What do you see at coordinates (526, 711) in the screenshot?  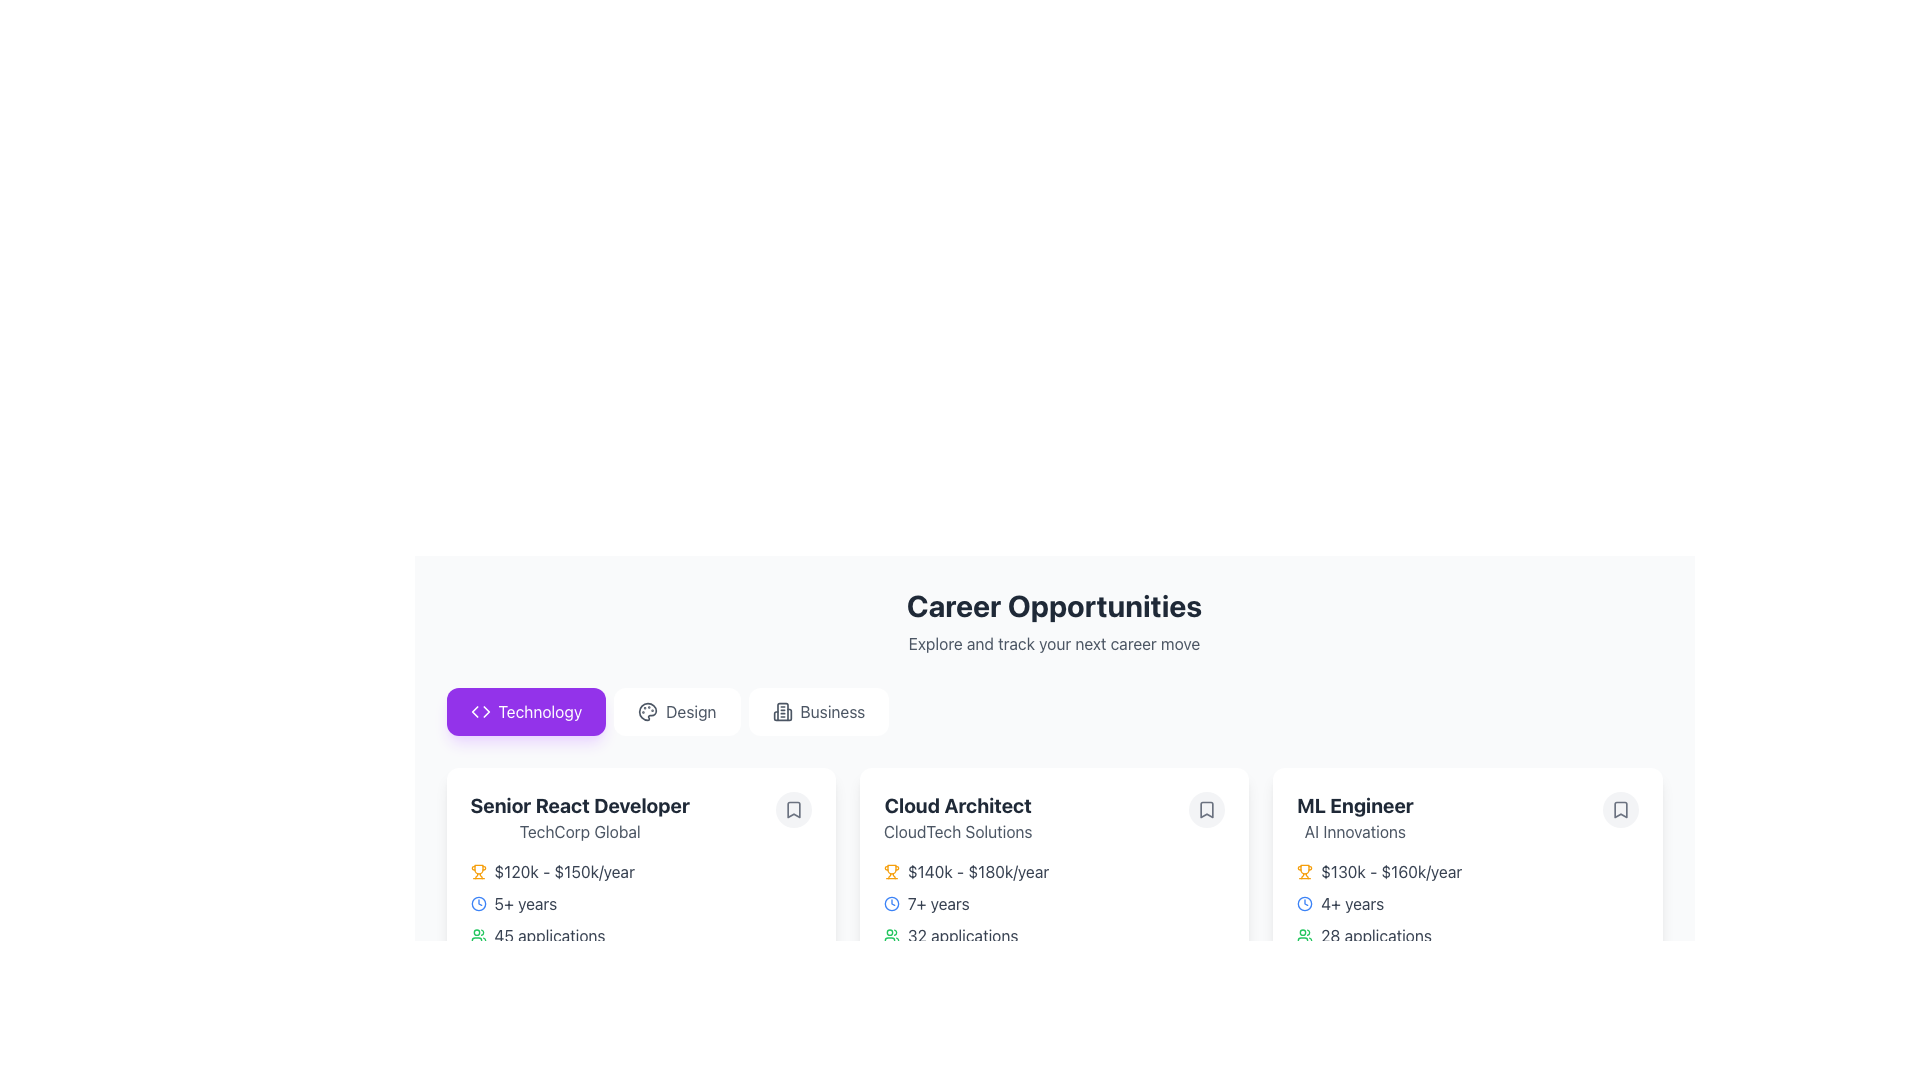 I see `the 'Technology' button, which is a vibrant purple rectangular button with rounded corners and a white text label` at bounding box center [526, 711].